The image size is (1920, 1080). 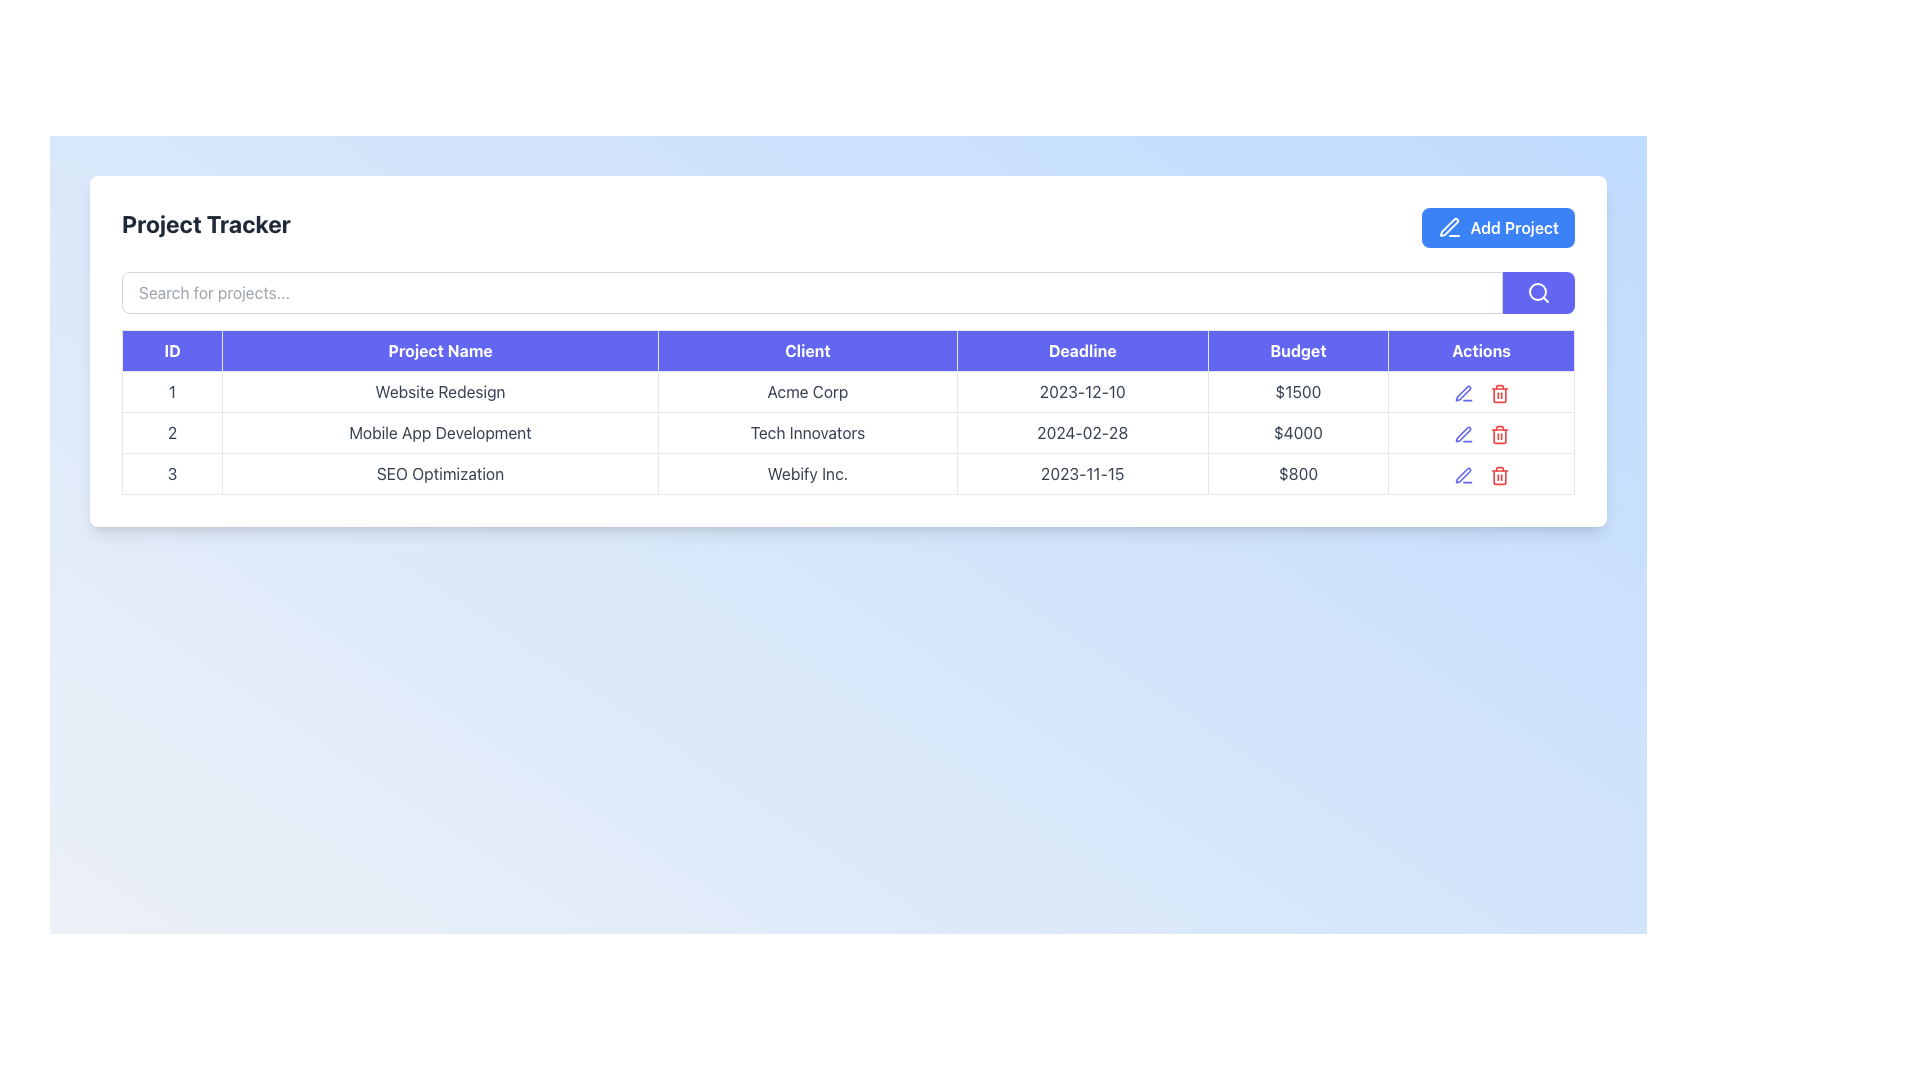 I want to click on the delete button located in the third position of the 'Actions' column for the second row of the table, so click(x=1499, y=431).